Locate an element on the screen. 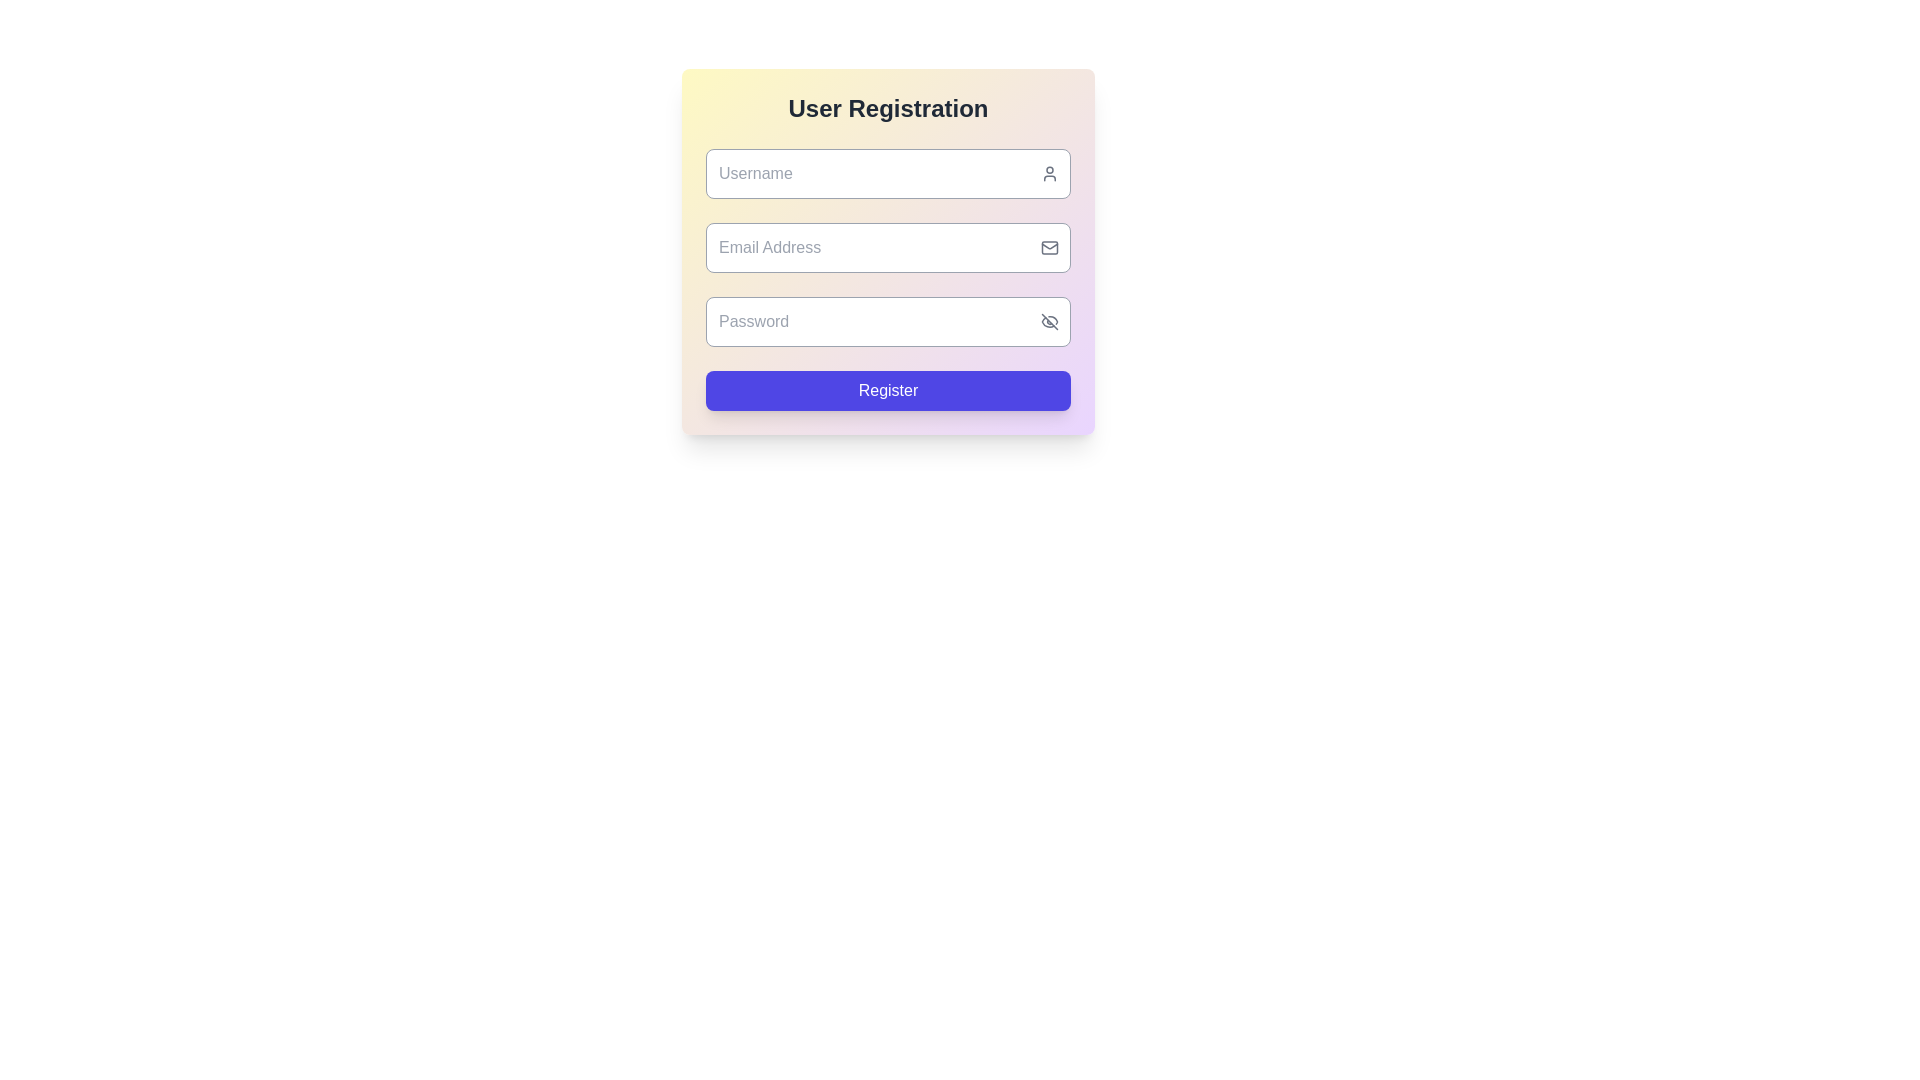 Image resolution: width=1920 pixels, height=1080 pixels. the 'hide password' eye icon located to the far right of the password input field in the user registration form to trigger hover effects is located at coordinates (1049, 320).